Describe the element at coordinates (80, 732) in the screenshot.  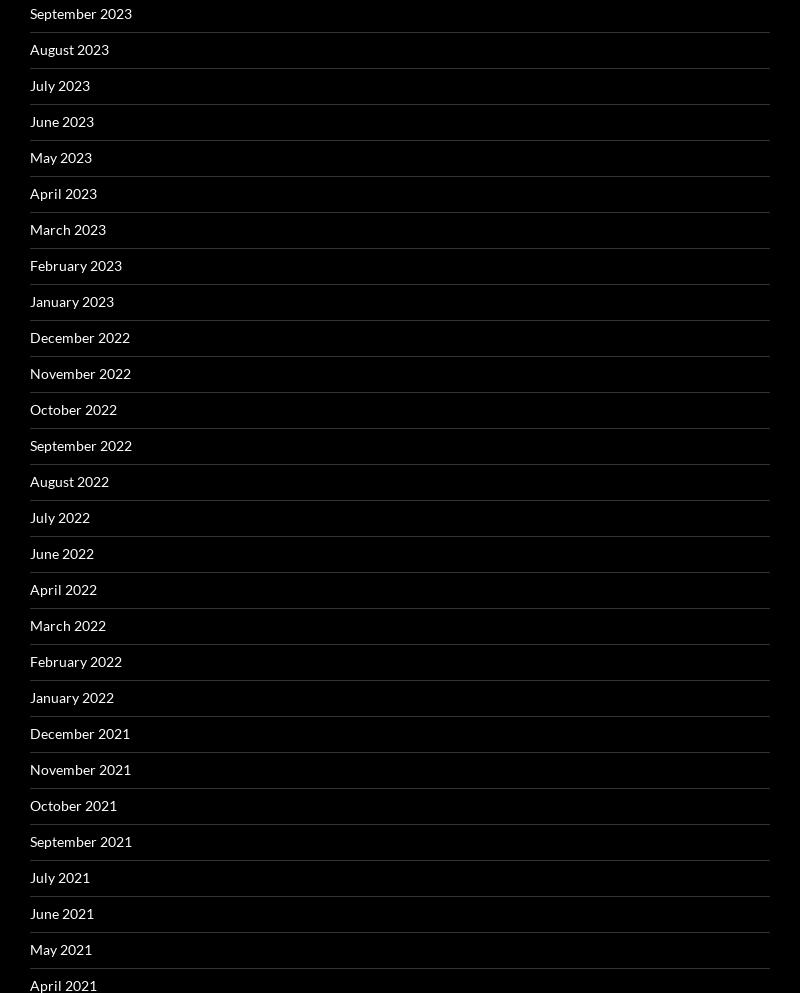
I see `'December 2021'` at that location.